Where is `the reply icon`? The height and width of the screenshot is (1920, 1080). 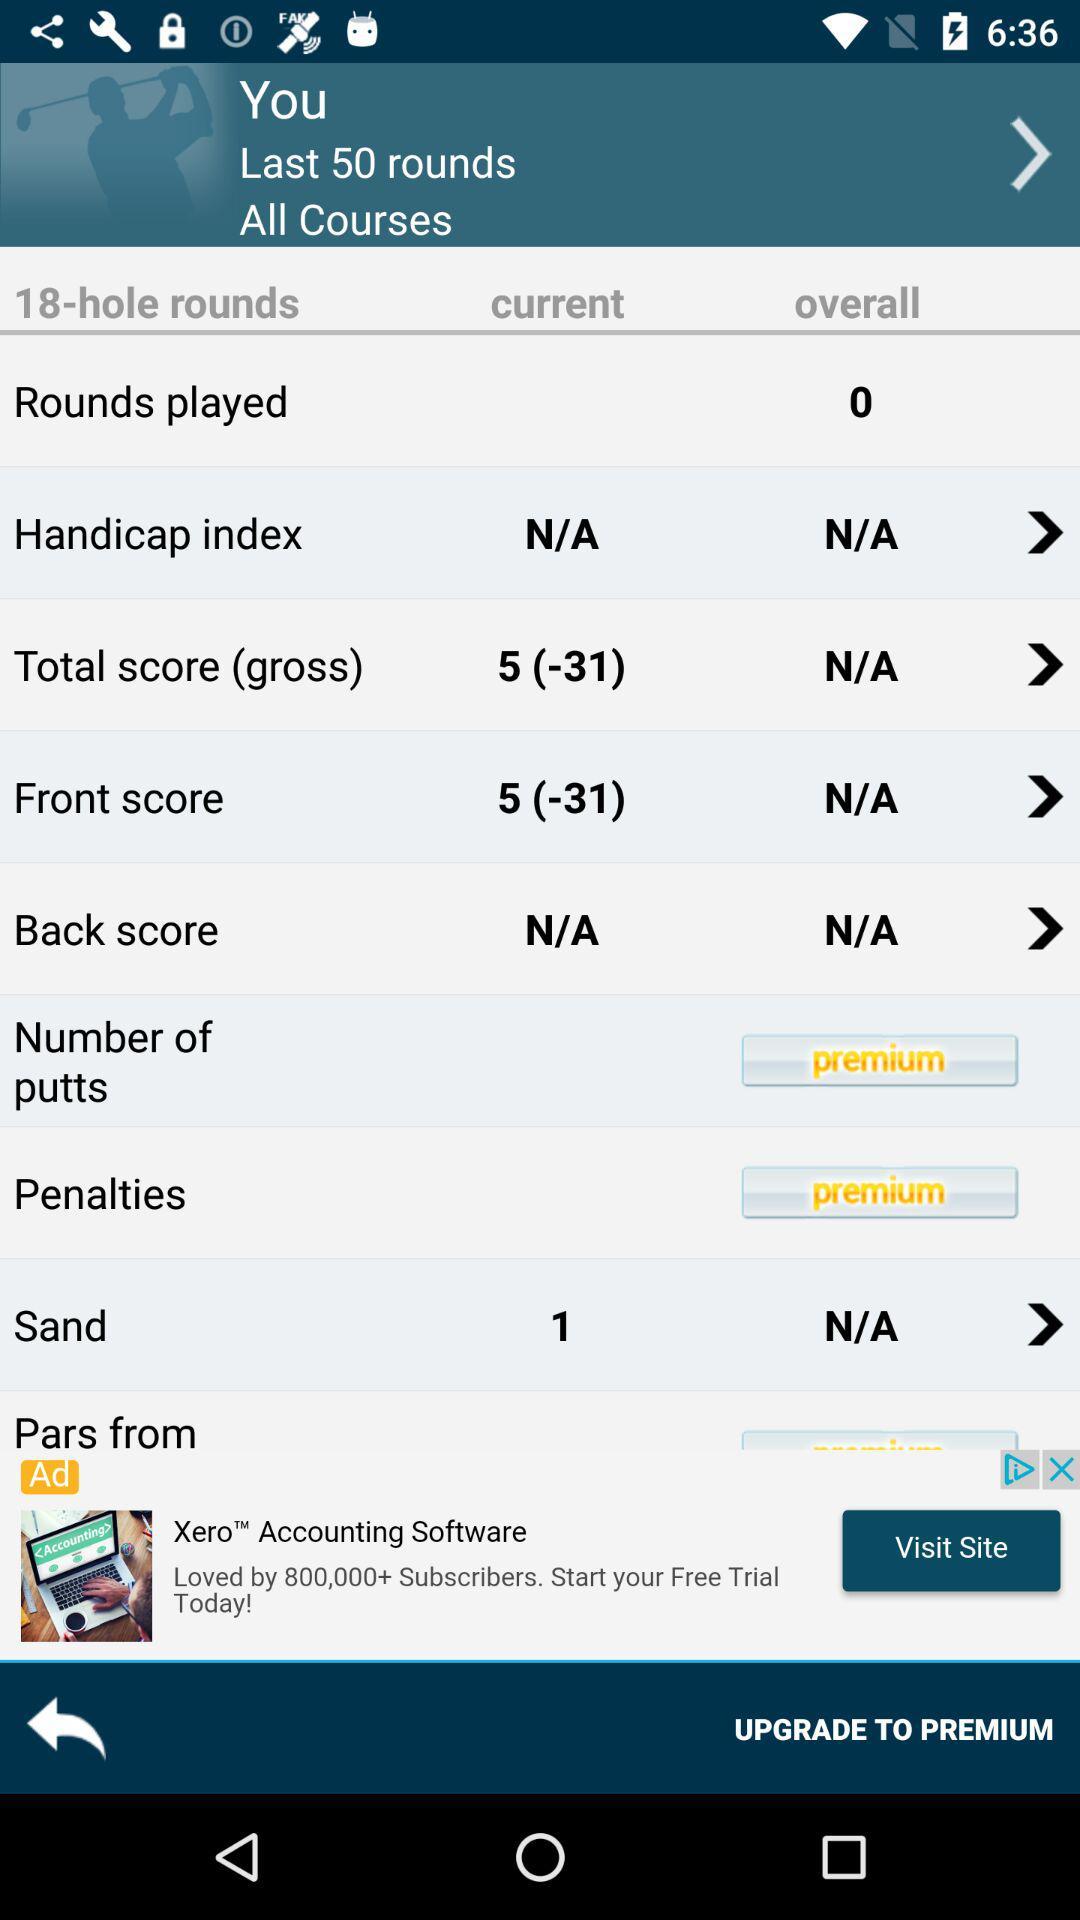
the reply icon is located at coordinates (64, 1727).